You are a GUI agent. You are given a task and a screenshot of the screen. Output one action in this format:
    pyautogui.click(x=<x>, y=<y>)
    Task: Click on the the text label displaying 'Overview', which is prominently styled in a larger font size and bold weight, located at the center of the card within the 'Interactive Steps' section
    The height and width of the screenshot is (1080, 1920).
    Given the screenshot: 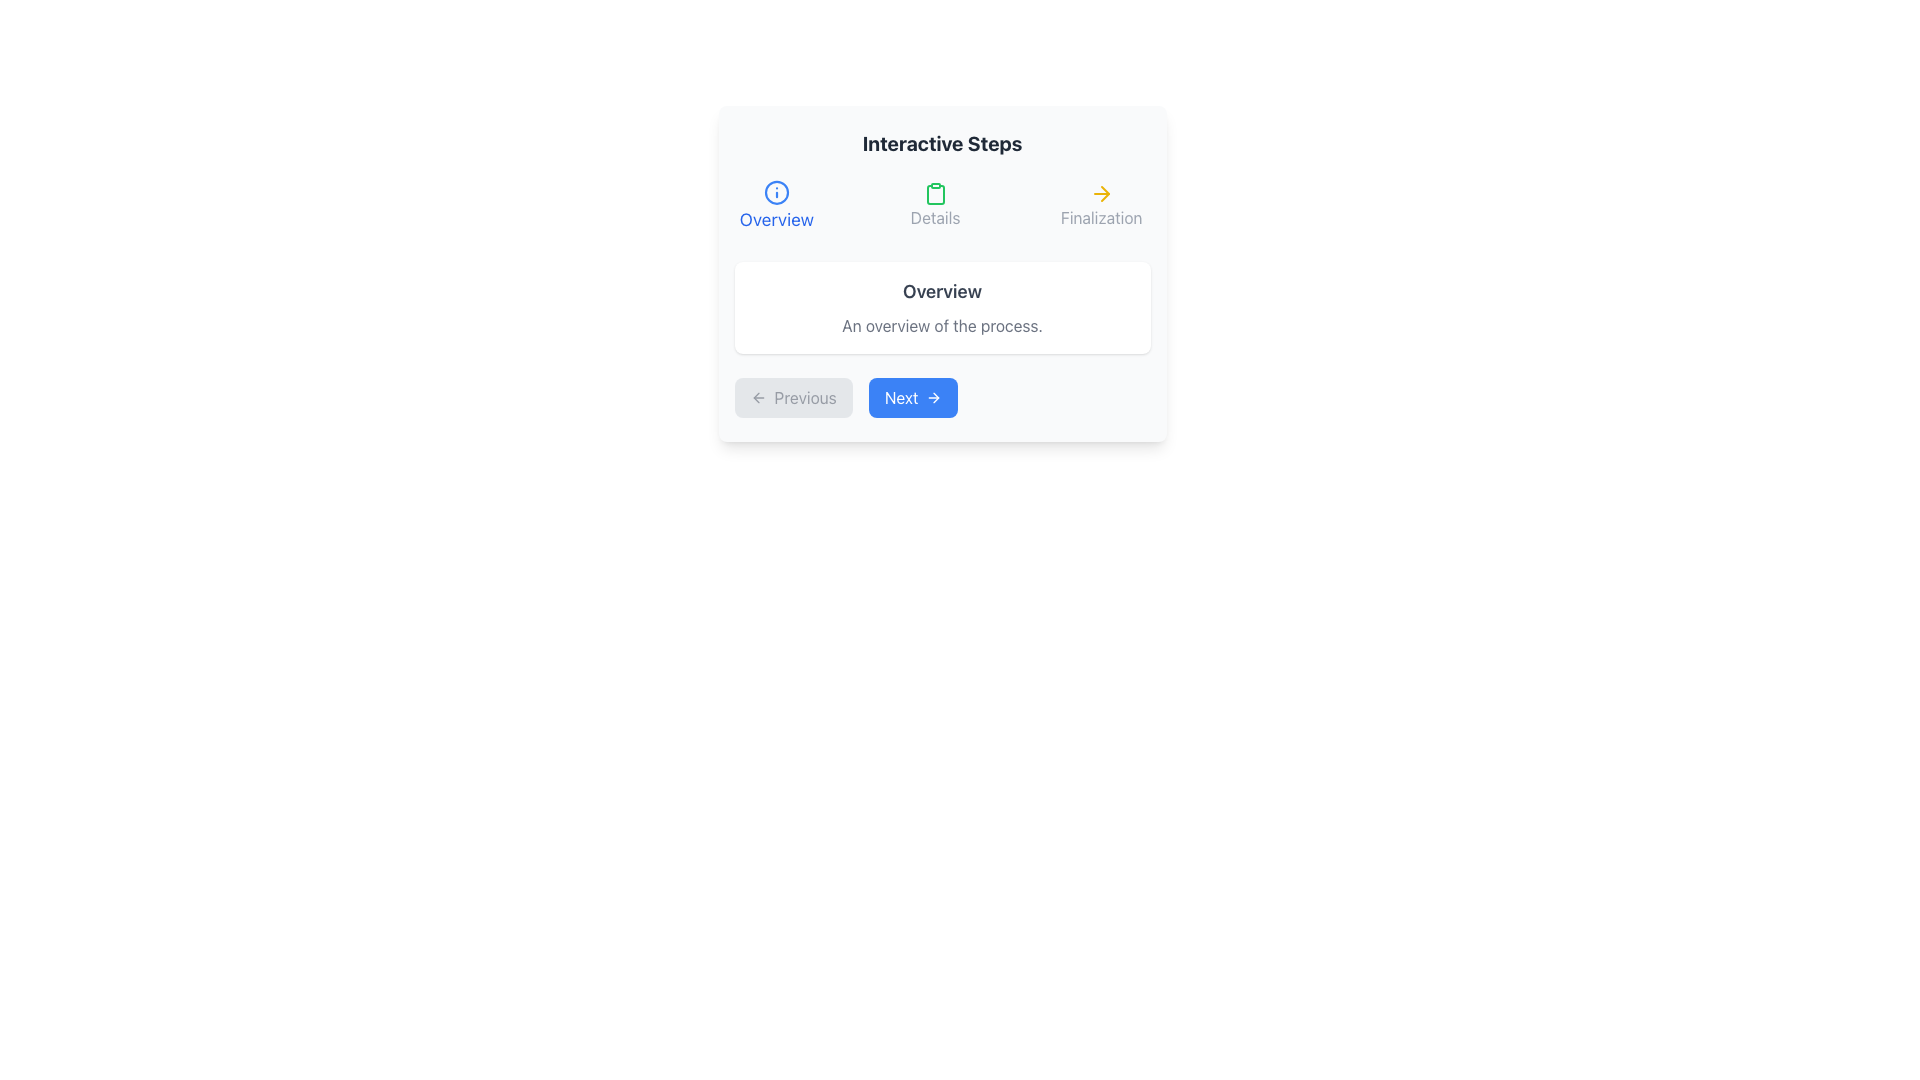 What is the action you would take?
    pyautogui.click(x=941, y=292)
    